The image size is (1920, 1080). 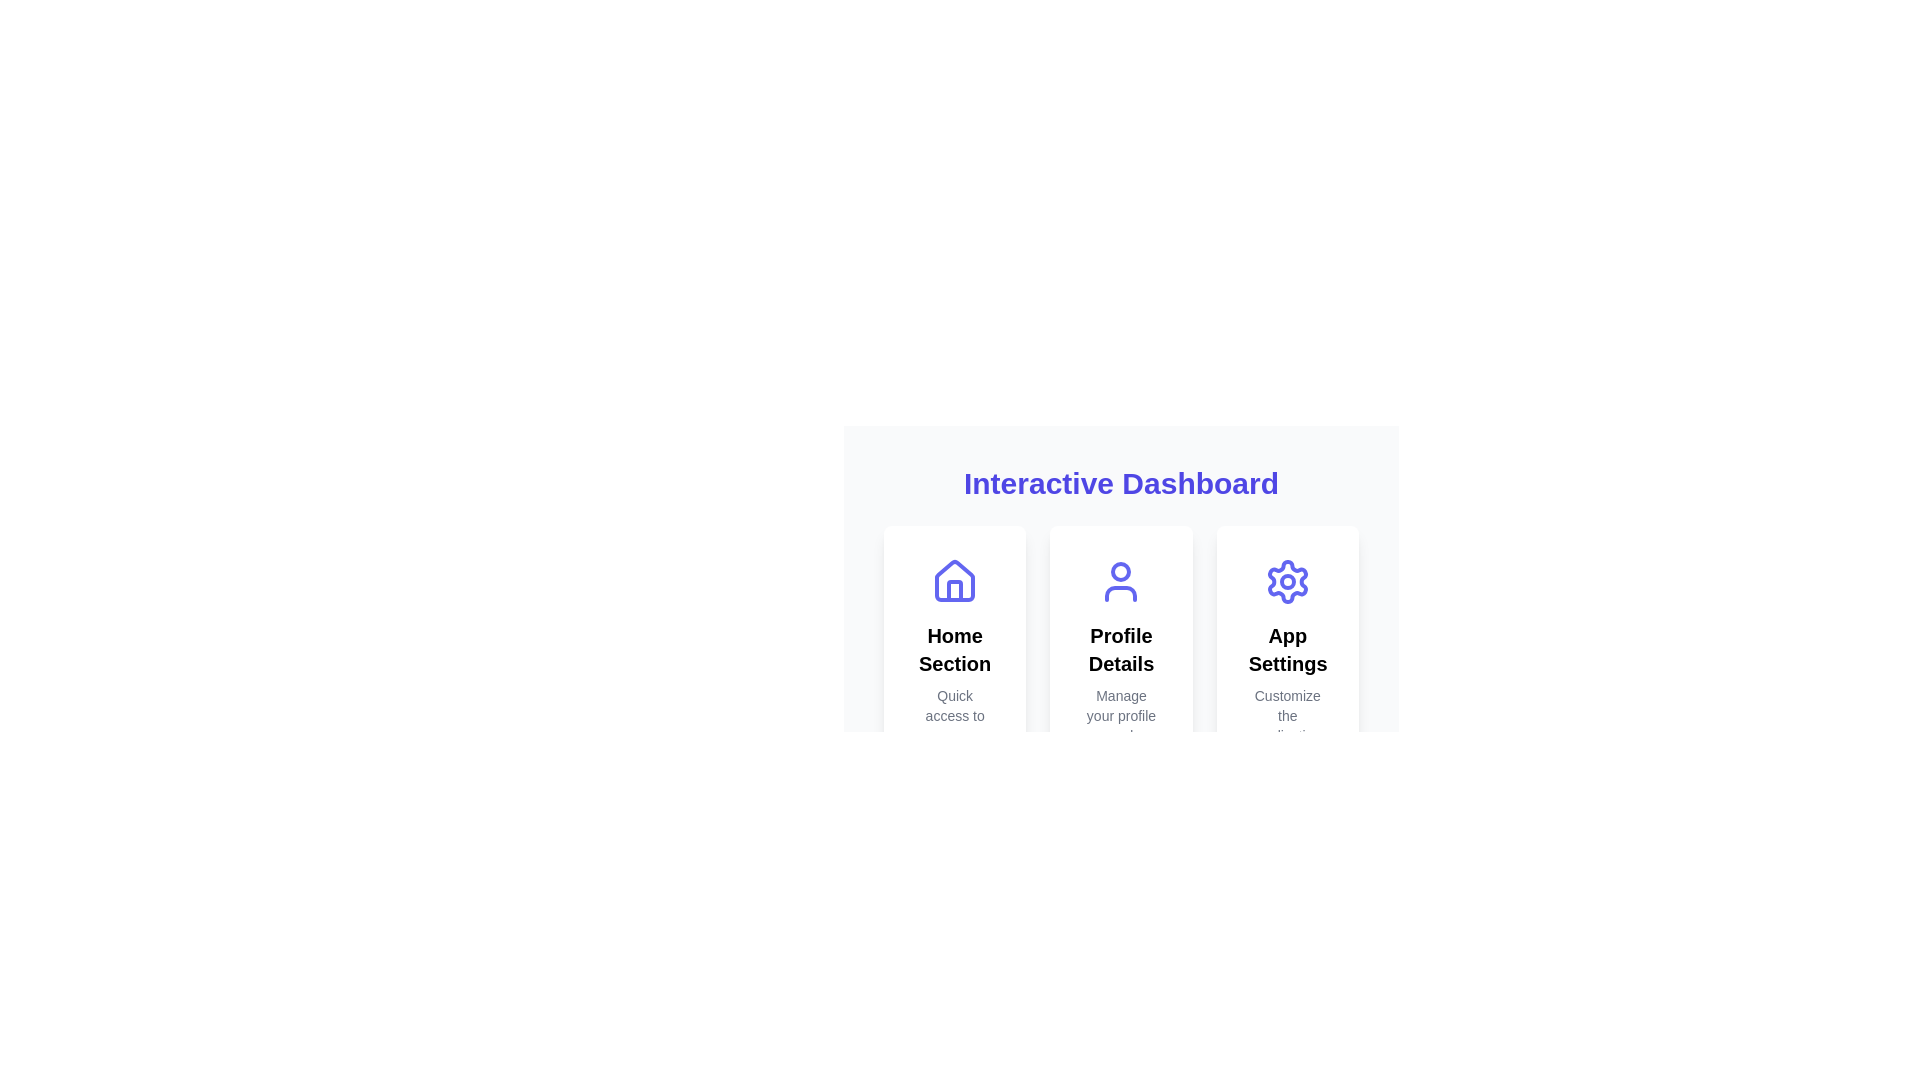 I want to click on the purple house icon located at the top of the 'Home Section' card in the Interactive Dashboard, so click(x=954, y=582).